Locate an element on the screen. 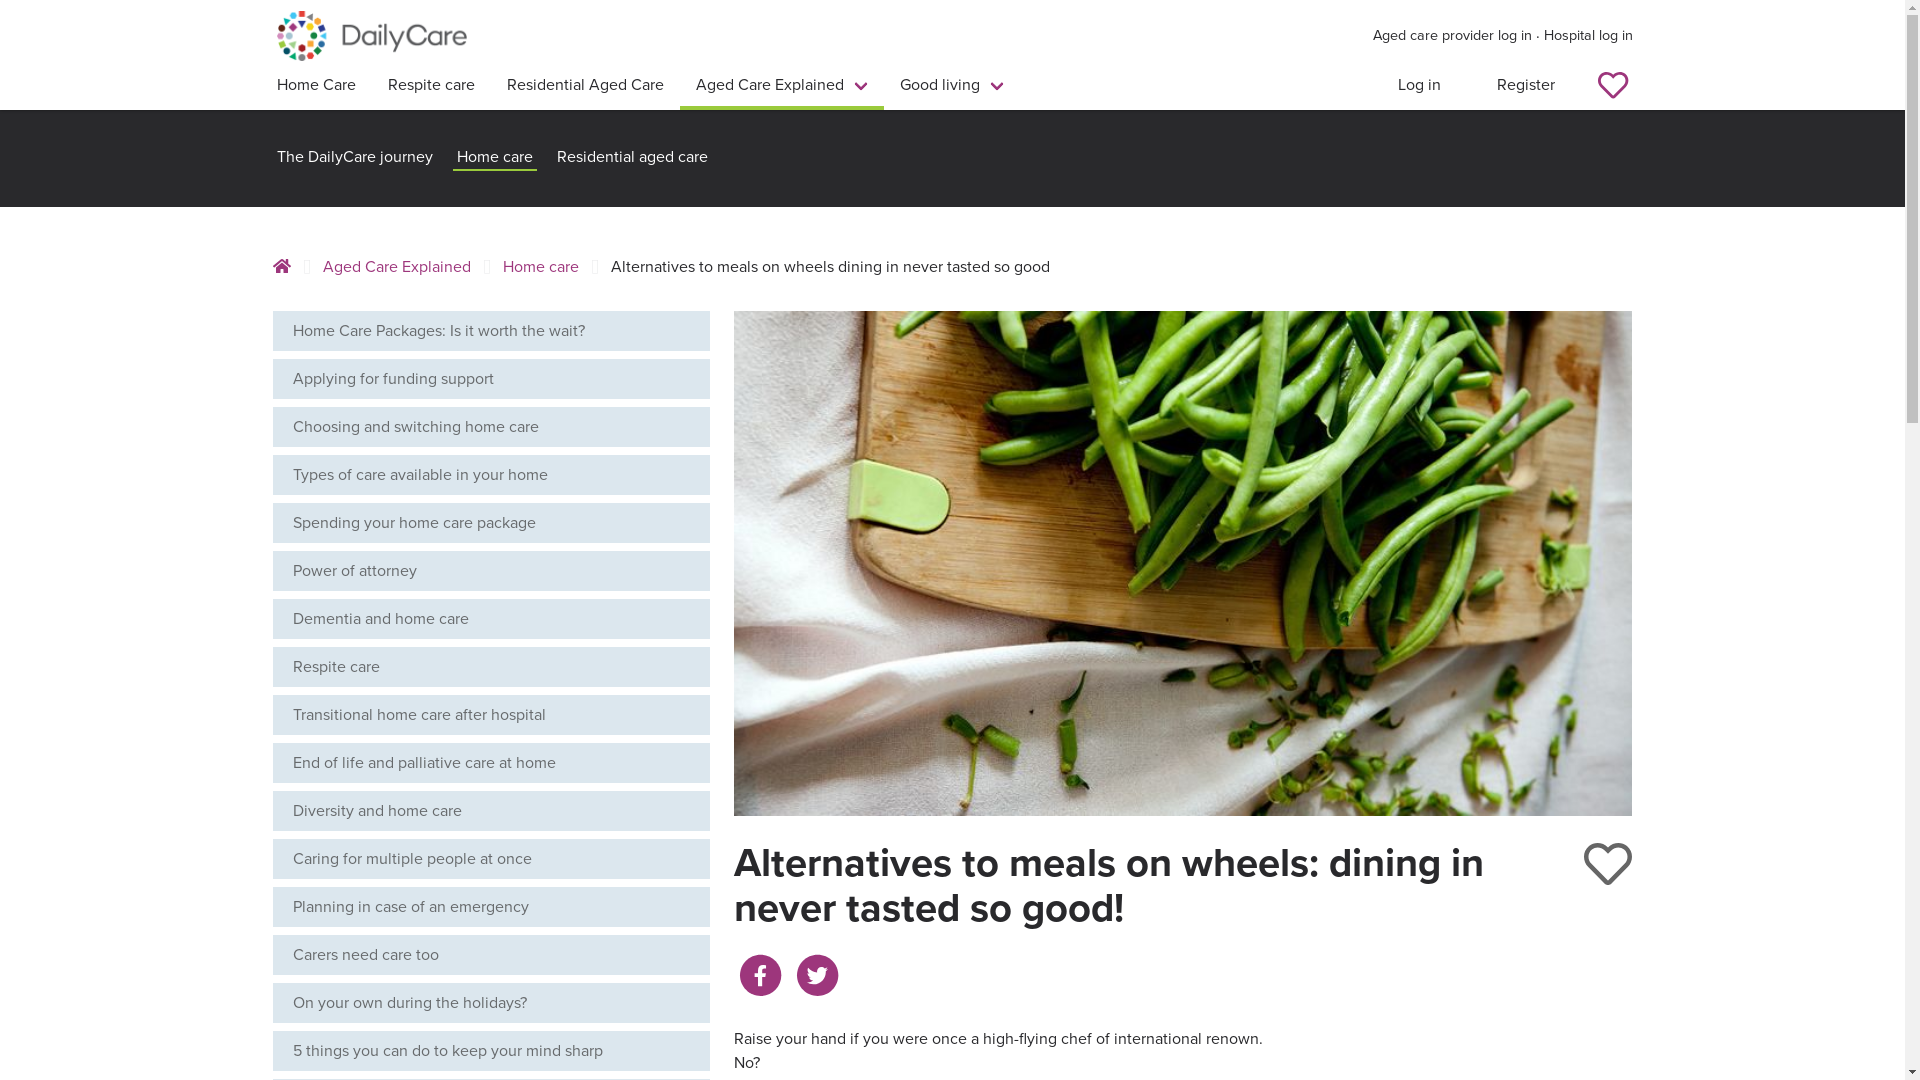  'Hospital log in' is located at coordinates (1587, 35).